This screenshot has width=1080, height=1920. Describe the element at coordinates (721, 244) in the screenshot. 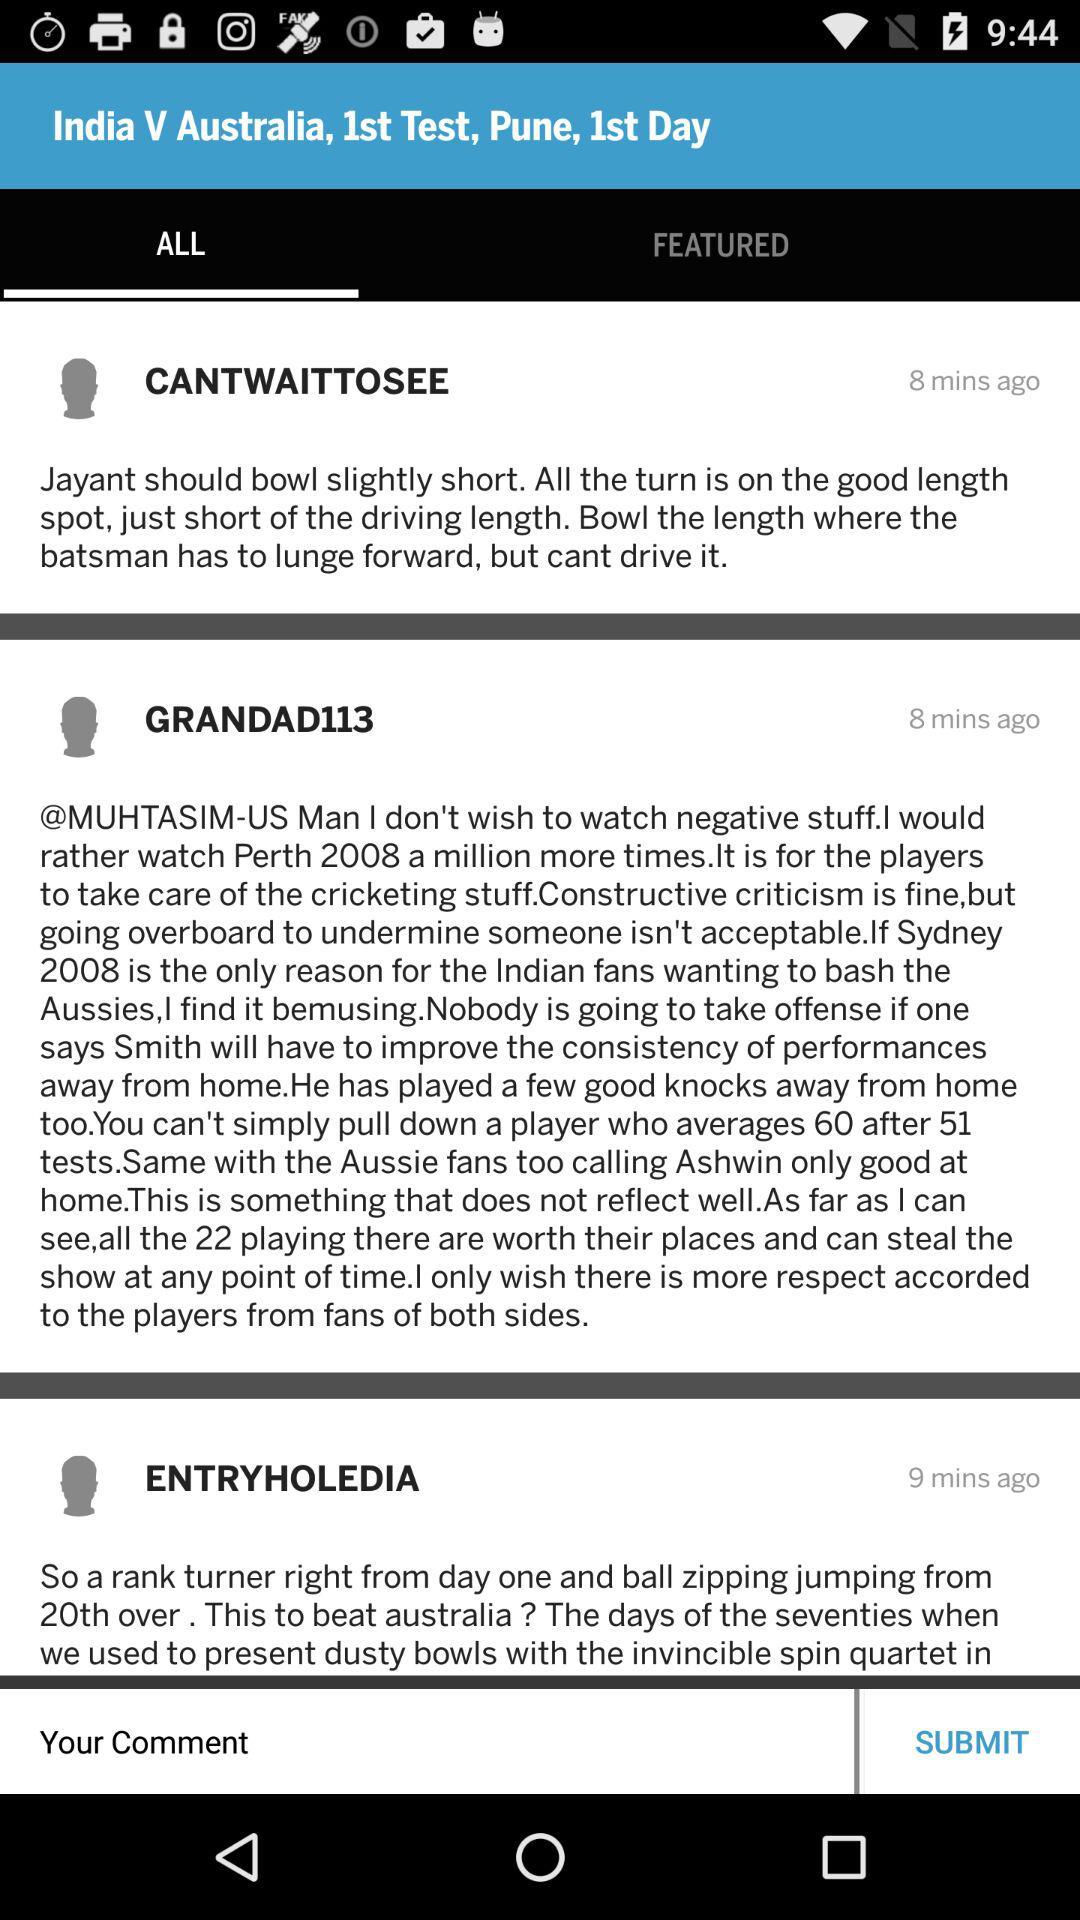

I see `icon below the india v australia icon` at that location.